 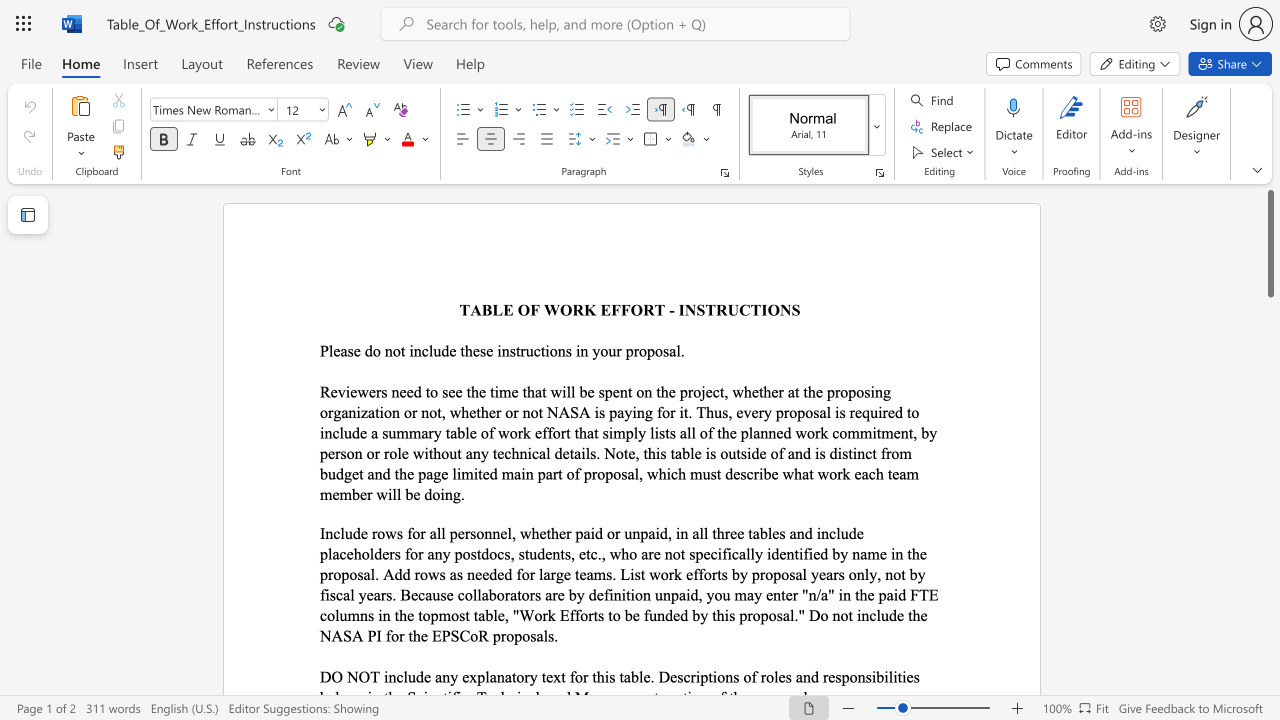 I want to click on the scrollbar to scroll the page down, so click(x=1269, y=630).